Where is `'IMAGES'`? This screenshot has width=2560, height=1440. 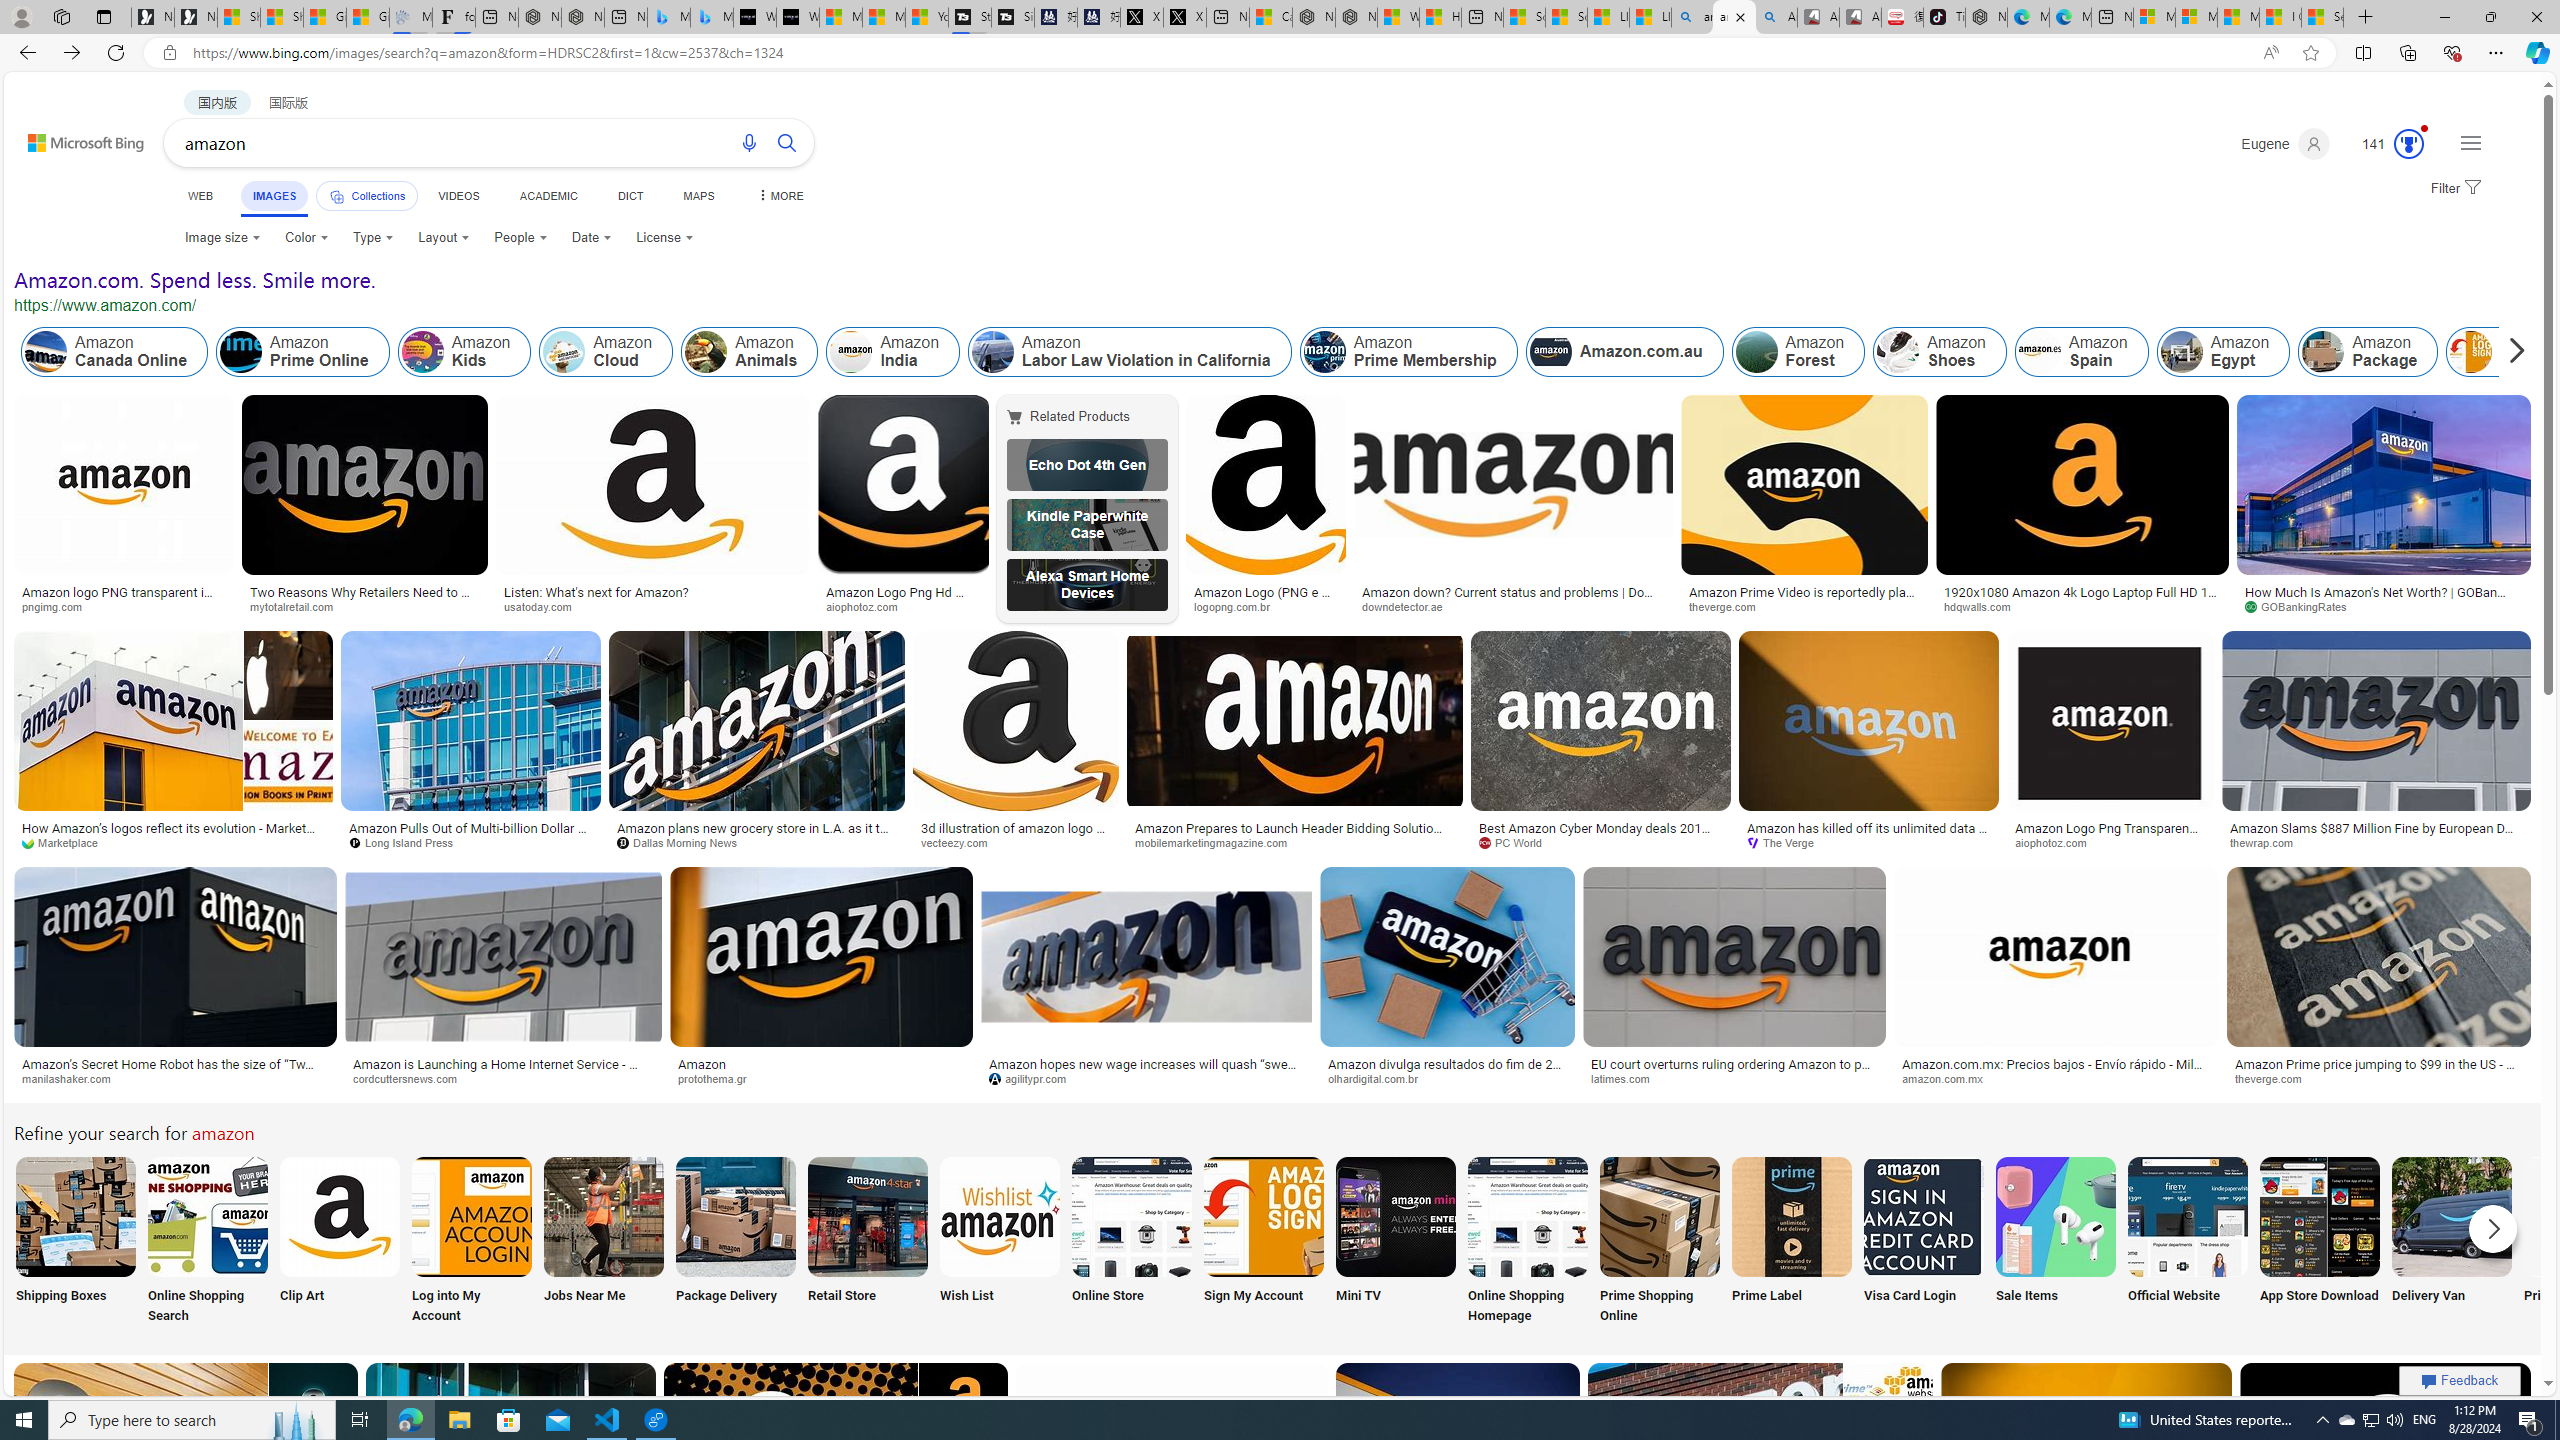
'IMAGES' is located at coordinates (274, 198).